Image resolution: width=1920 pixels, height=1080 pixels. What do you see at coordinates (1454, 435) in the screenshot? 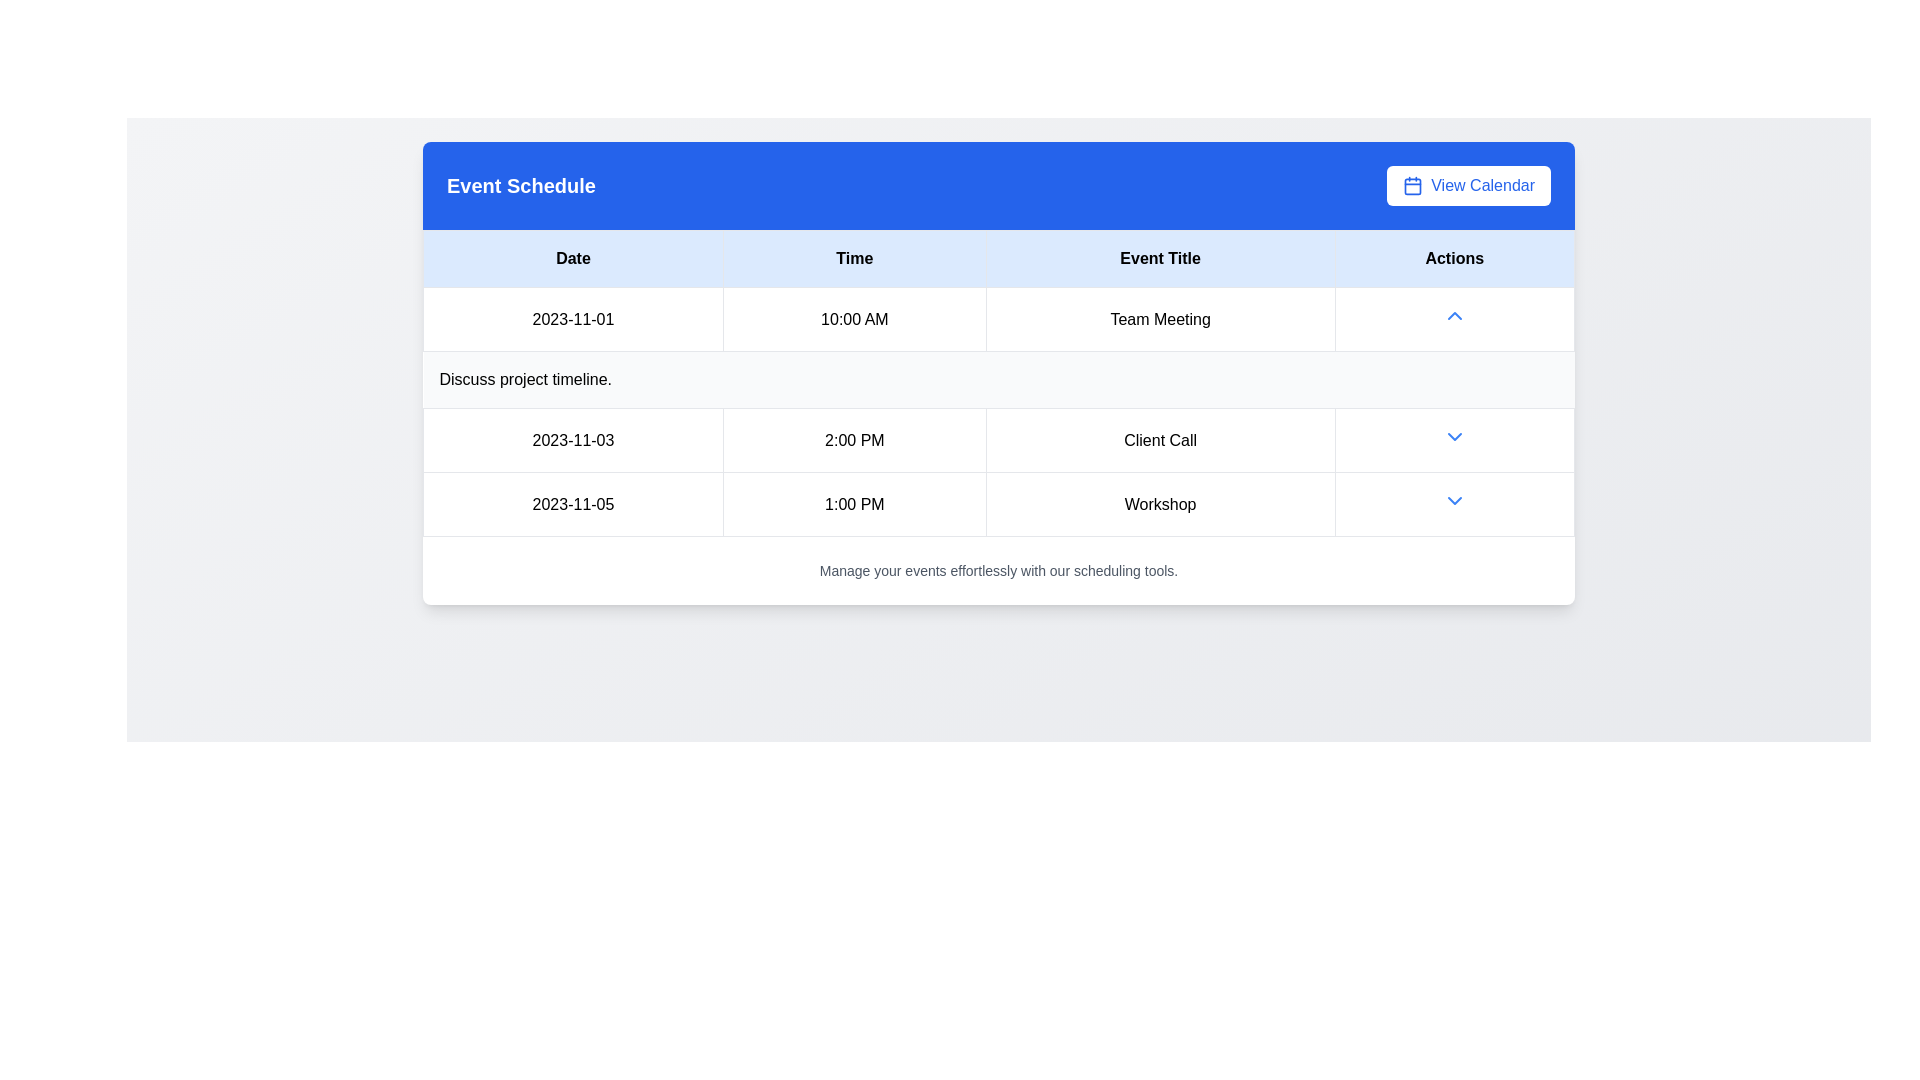
I see `the blue downward-pointing chevron icon button in the 'Actions' column of the event schedule table` at bounding box center [1454, 435].